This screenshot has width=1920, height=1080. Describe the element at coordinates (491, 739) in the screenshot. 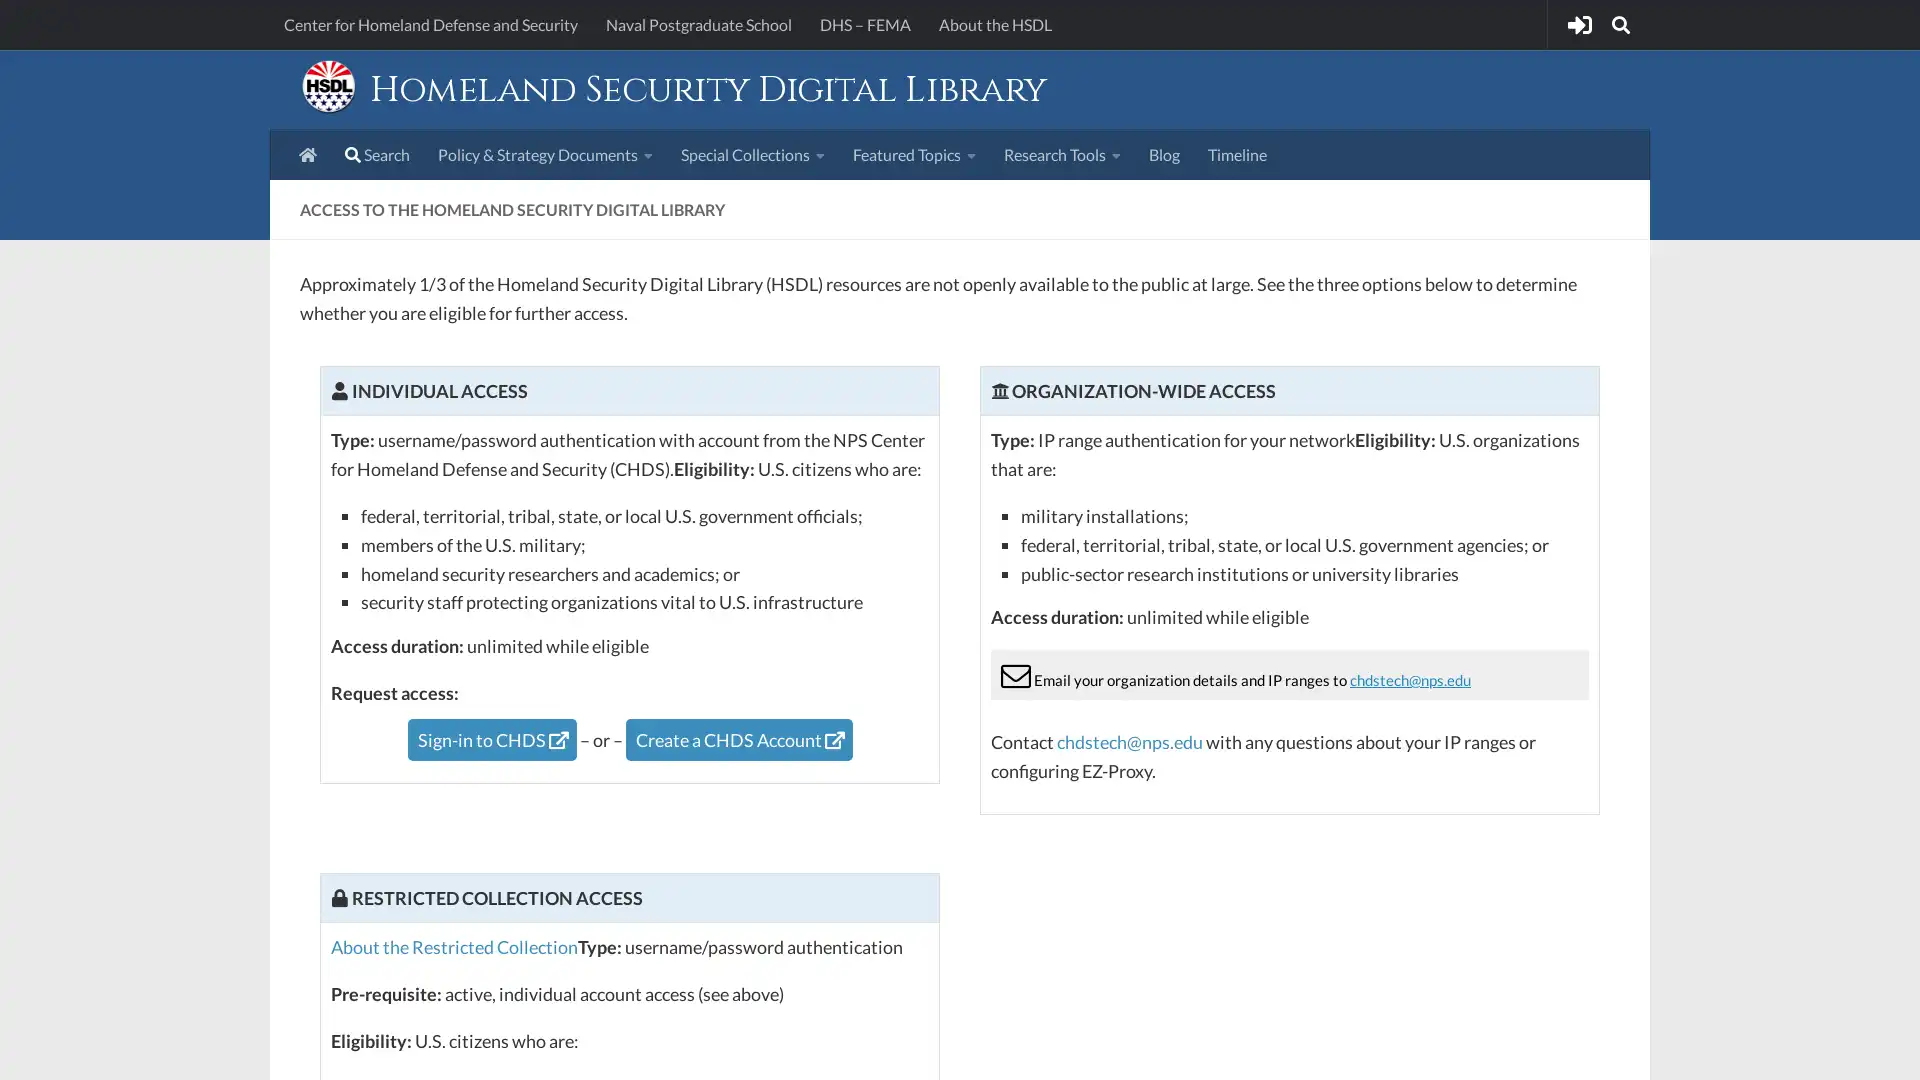

I see `Sign-in to CHDS` at that location.